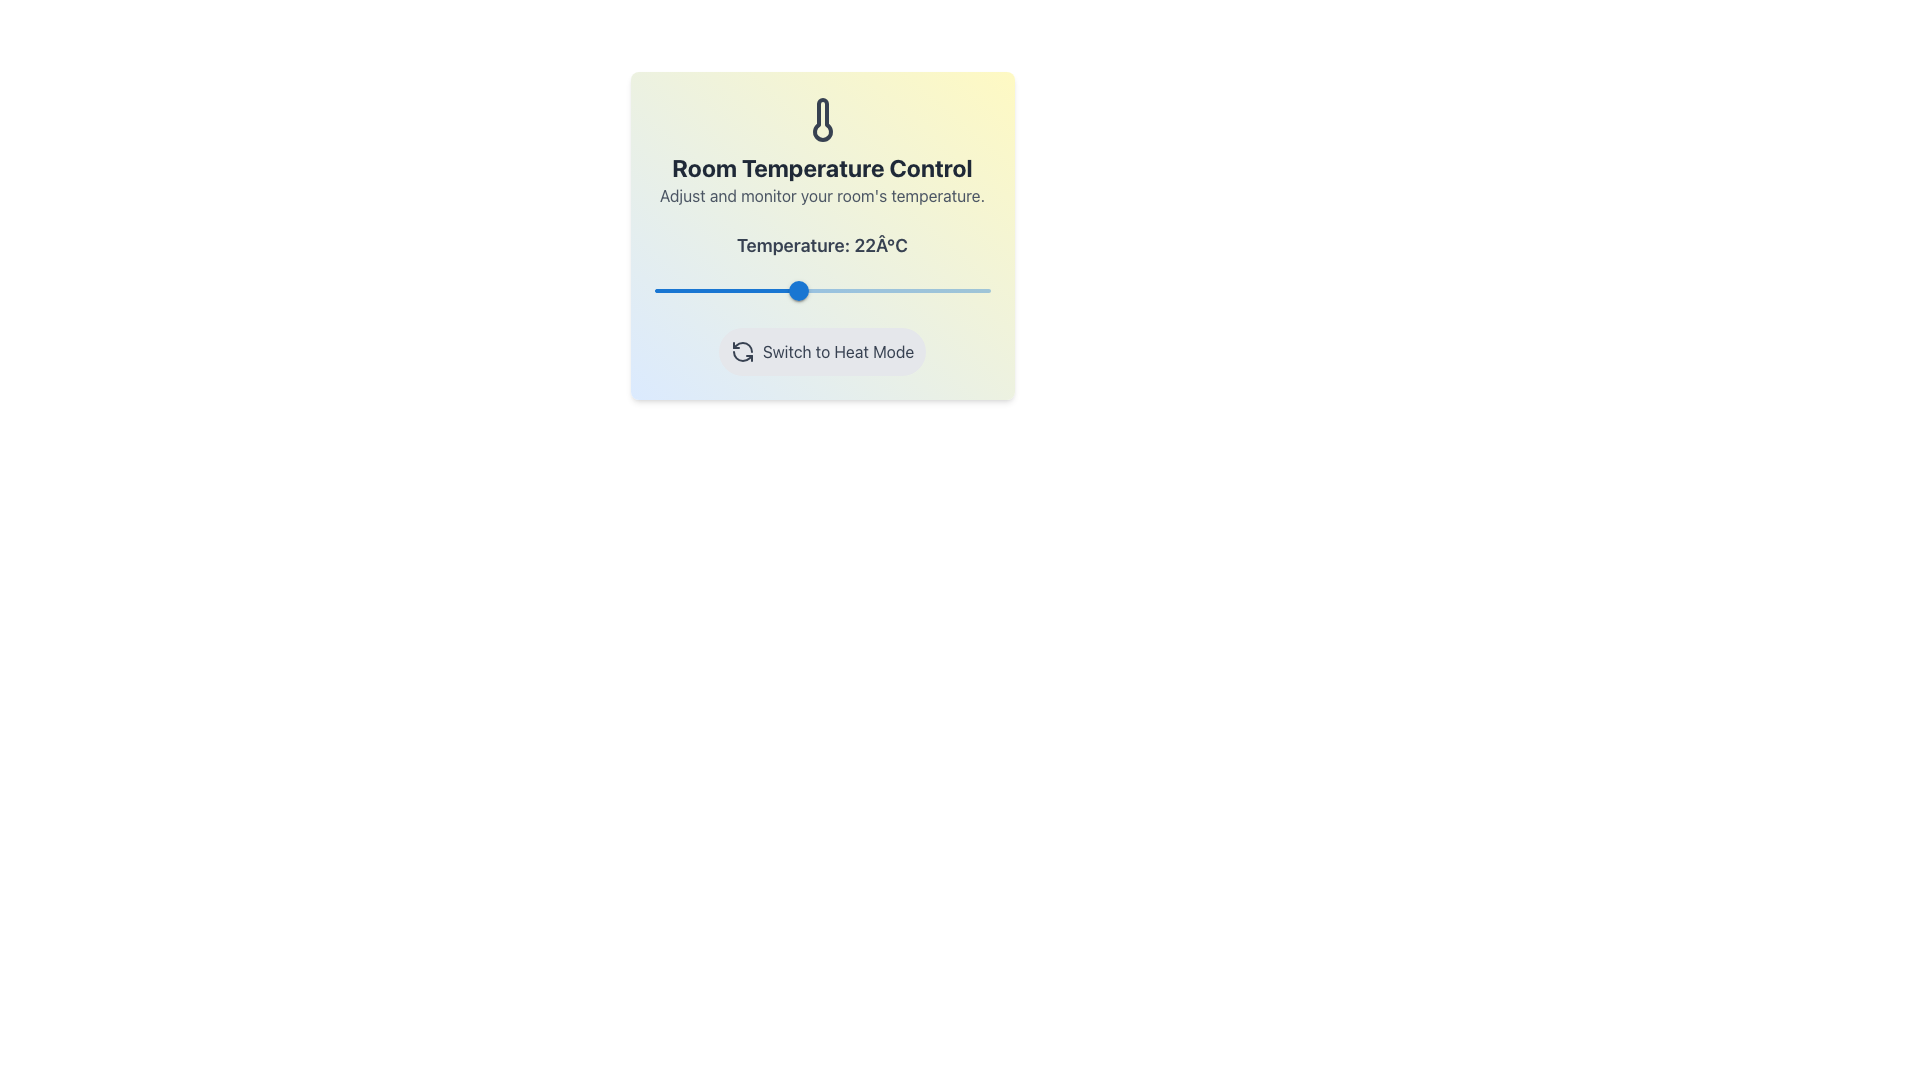 Image resolution: width=1920 pixels, height=1080 pixels. I want to click on the temperature, so click(822, 290).